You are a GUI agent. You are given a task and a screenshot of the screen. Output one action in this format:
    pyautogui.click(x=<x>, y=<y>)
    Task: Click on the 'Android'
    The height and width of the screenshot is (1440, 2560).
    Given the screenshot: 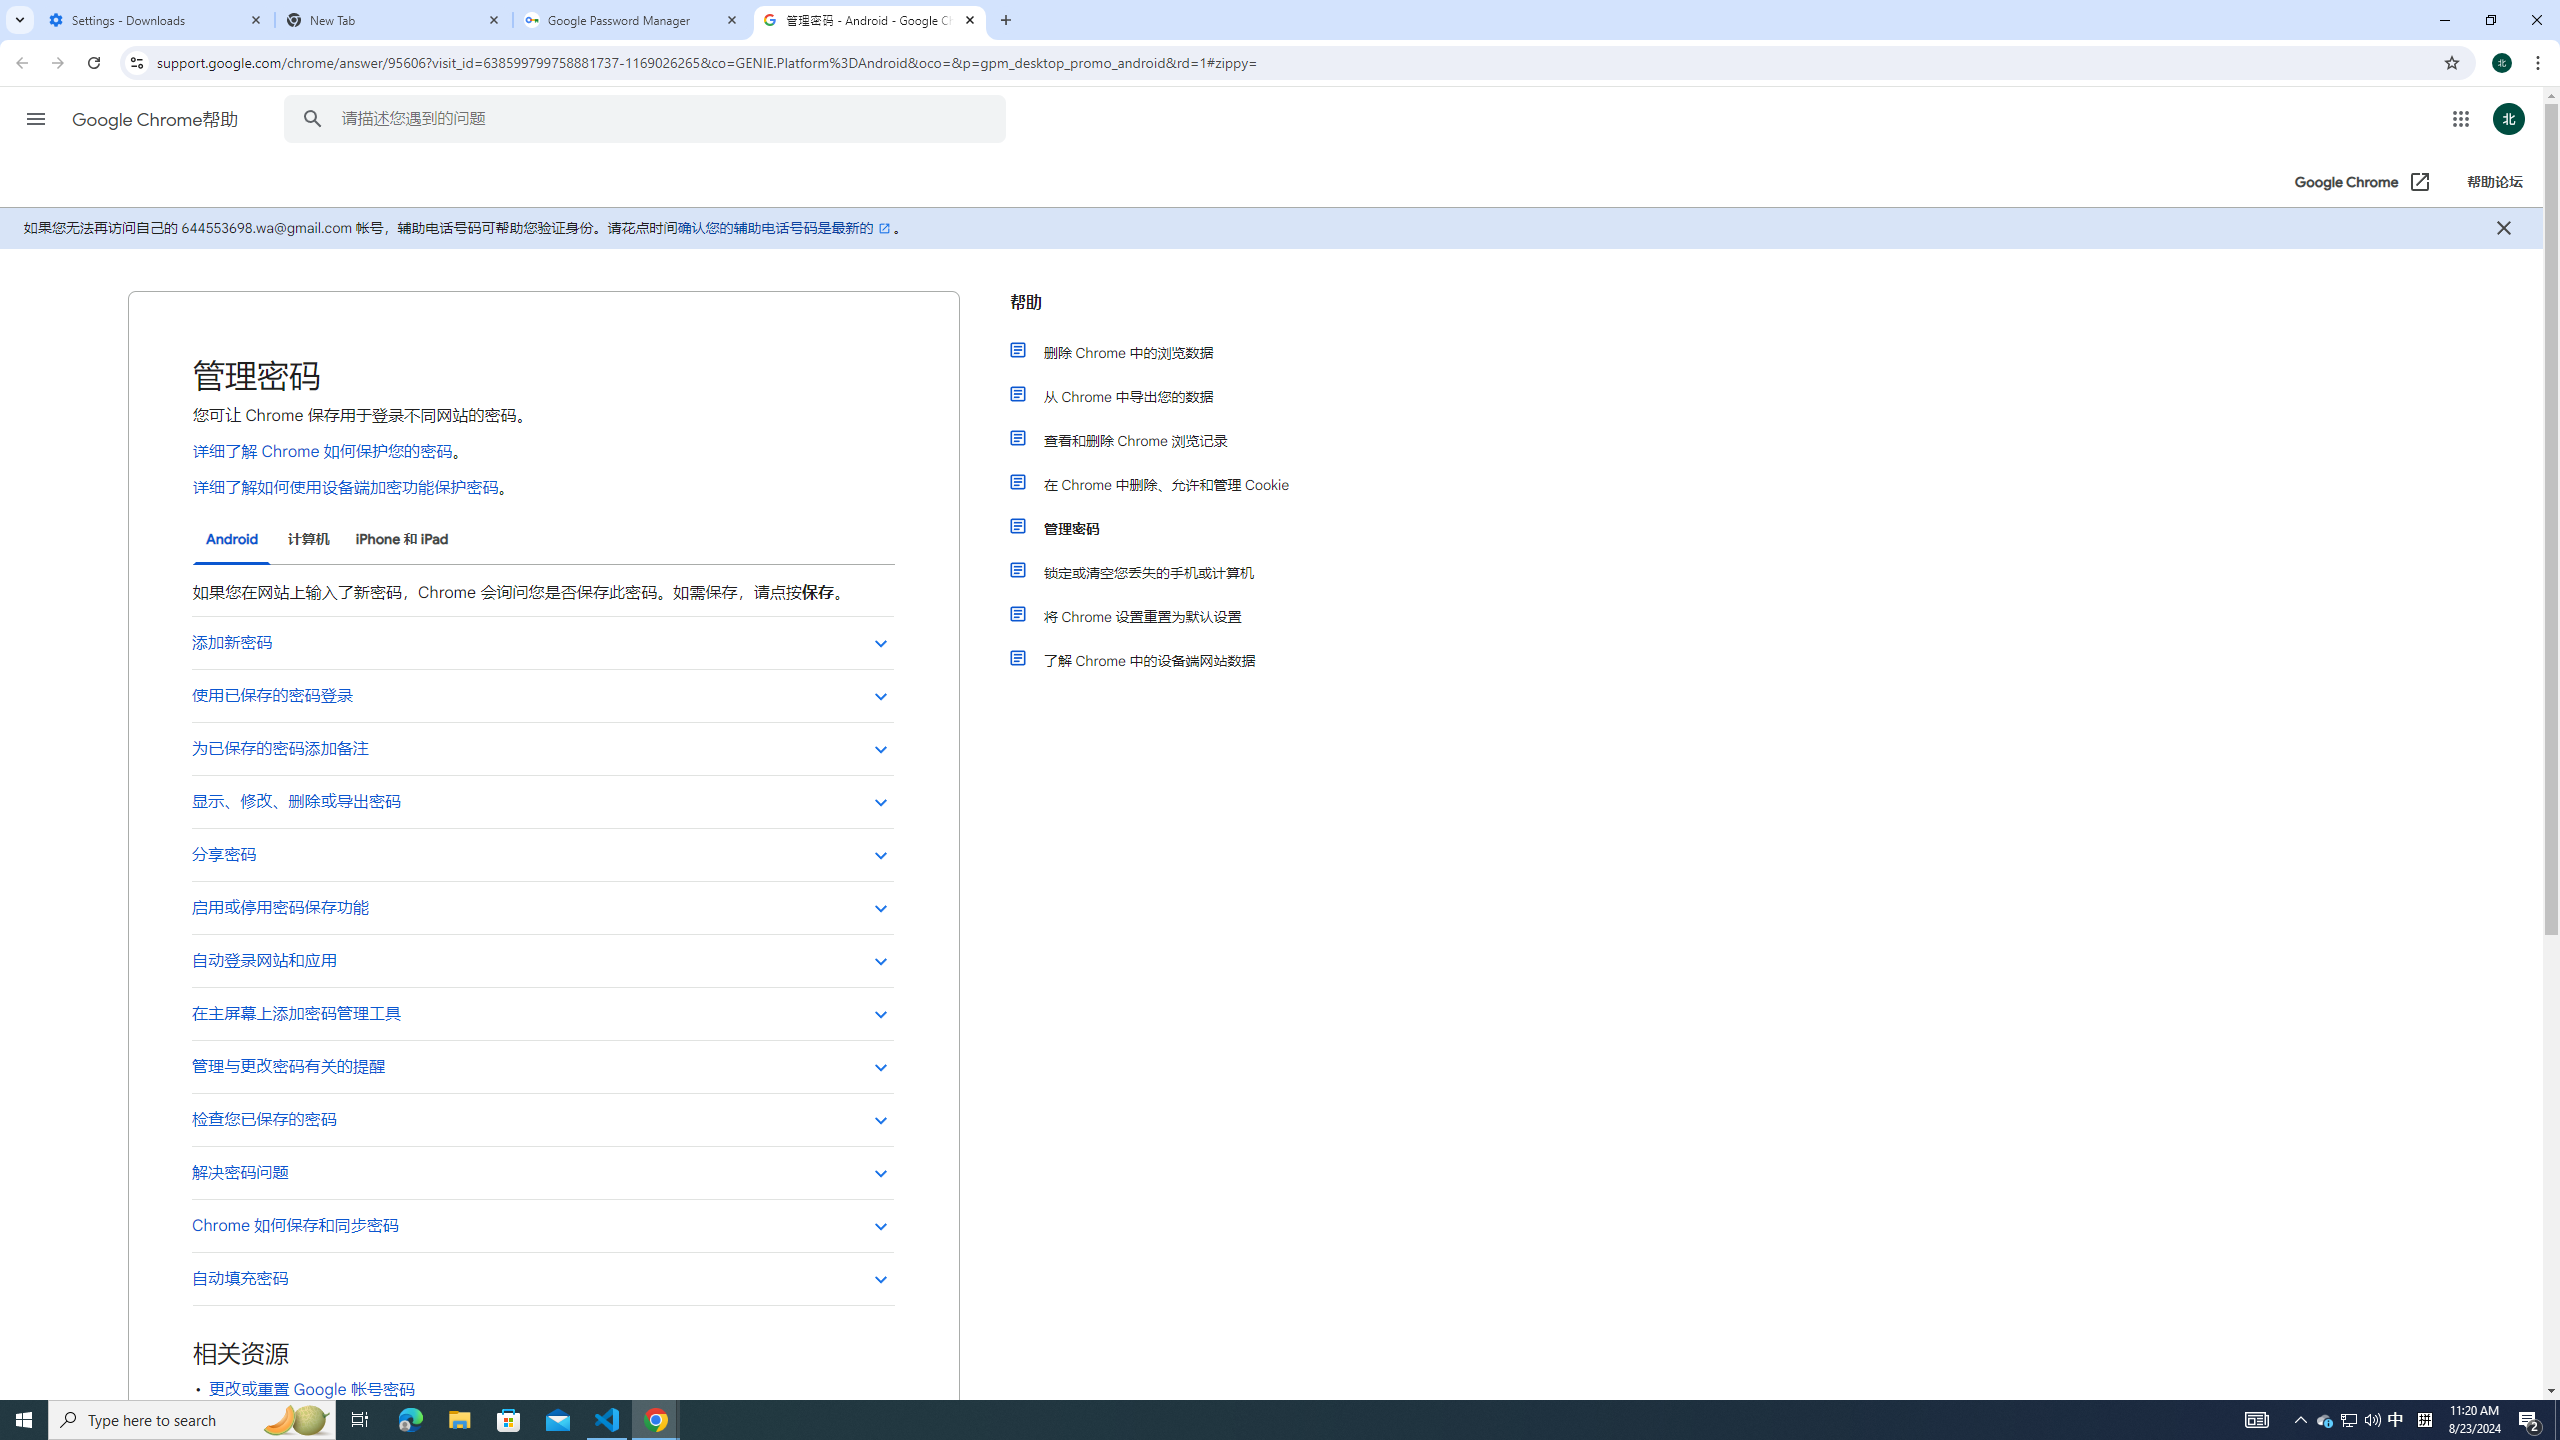 What is the action you would take?
    pyautogui.click(x=231, y=540)
    